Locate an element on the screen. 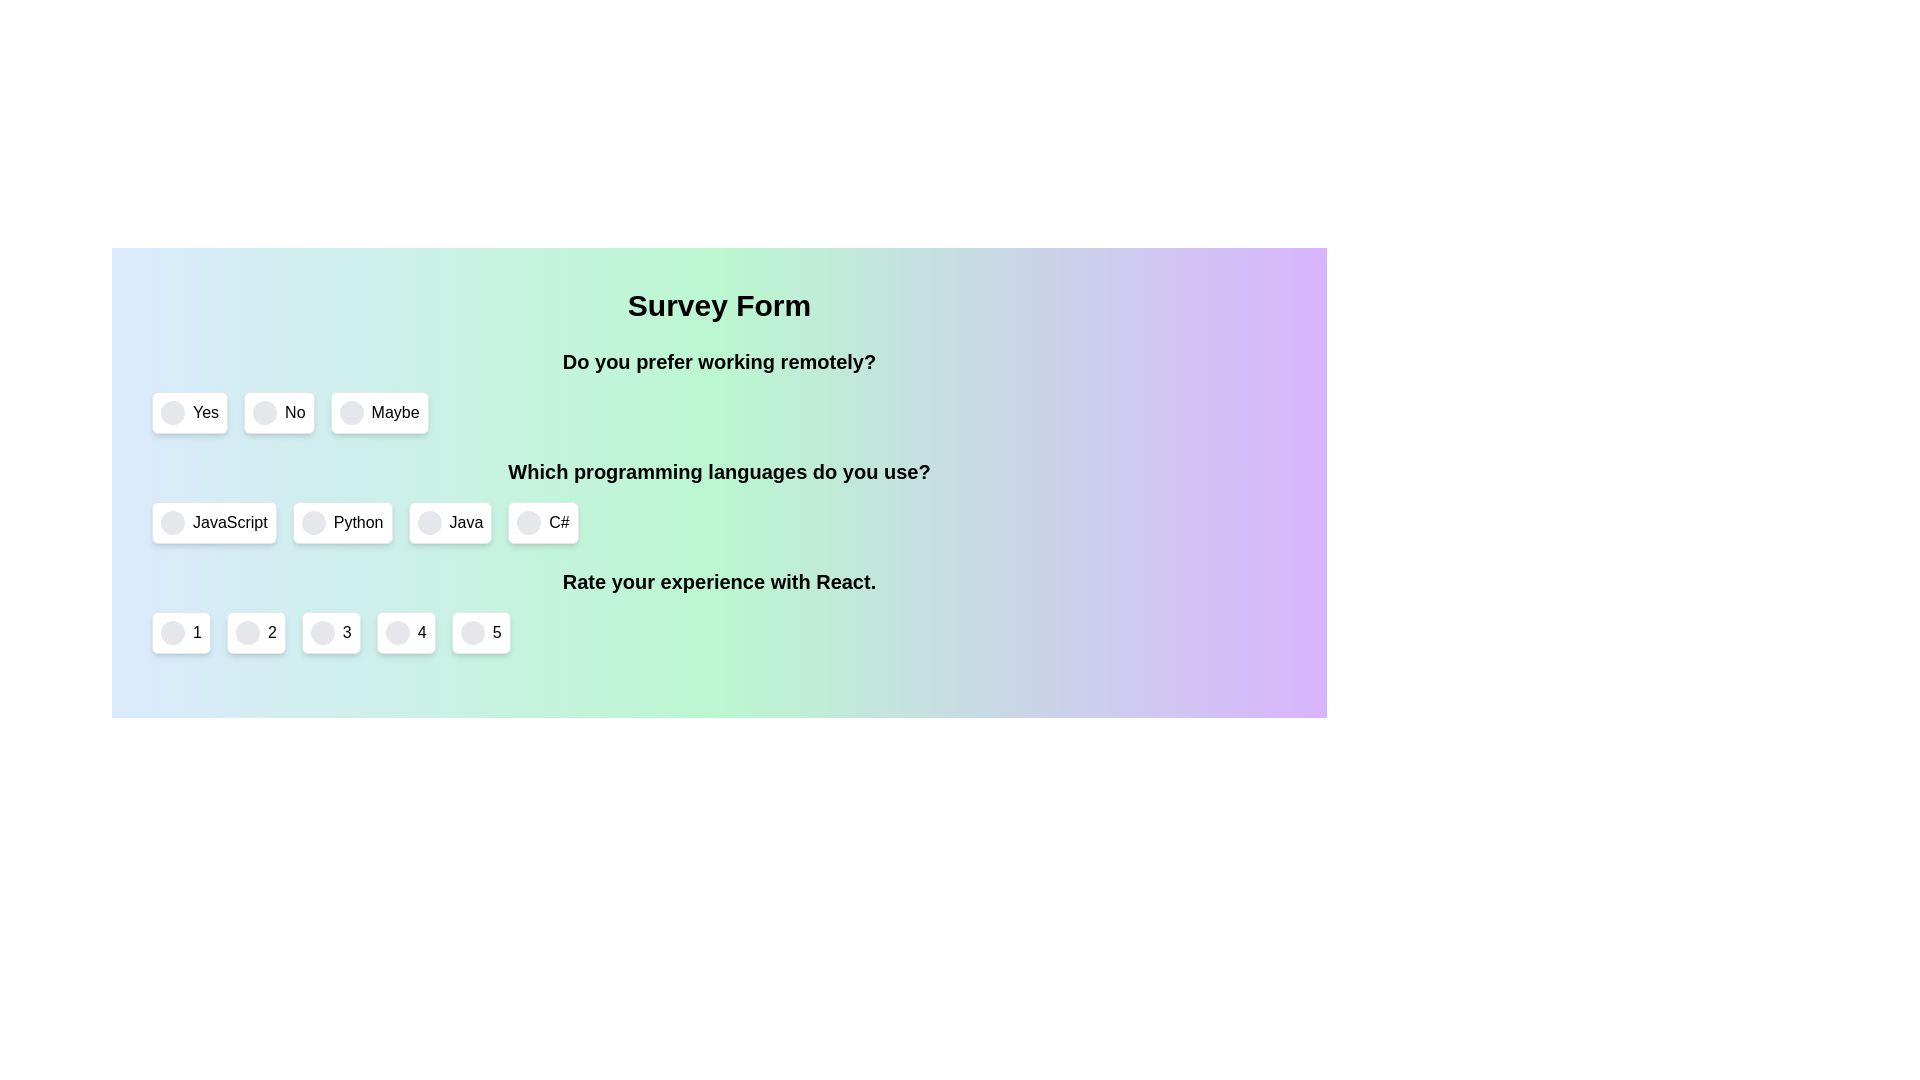 Image resolution: width=1920 pixels, height=1080 pixels. the 'JavaScript' radio button, which is the first item in the horizontally aligned group of programming language options is located at coordinates (172, 522).